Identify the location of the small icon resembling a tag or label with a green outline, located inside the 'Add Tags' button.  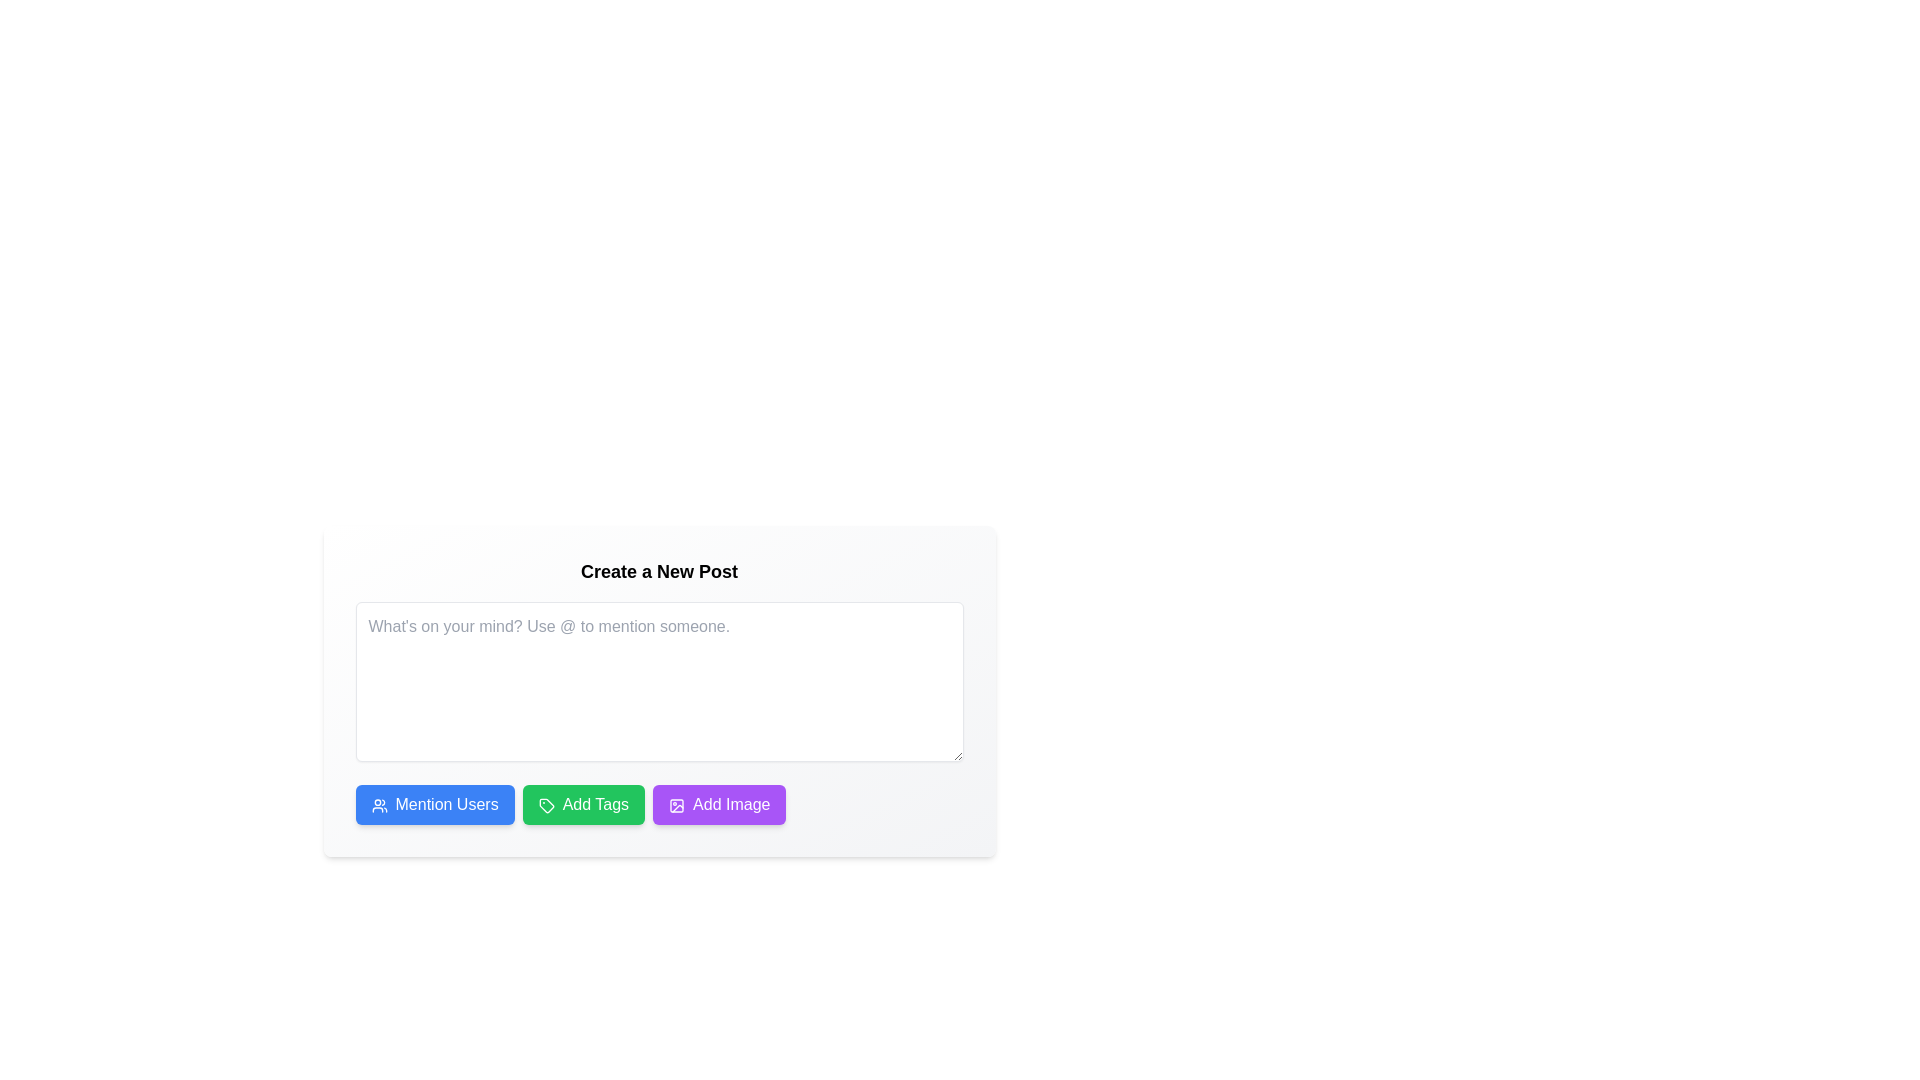
(546, 804).